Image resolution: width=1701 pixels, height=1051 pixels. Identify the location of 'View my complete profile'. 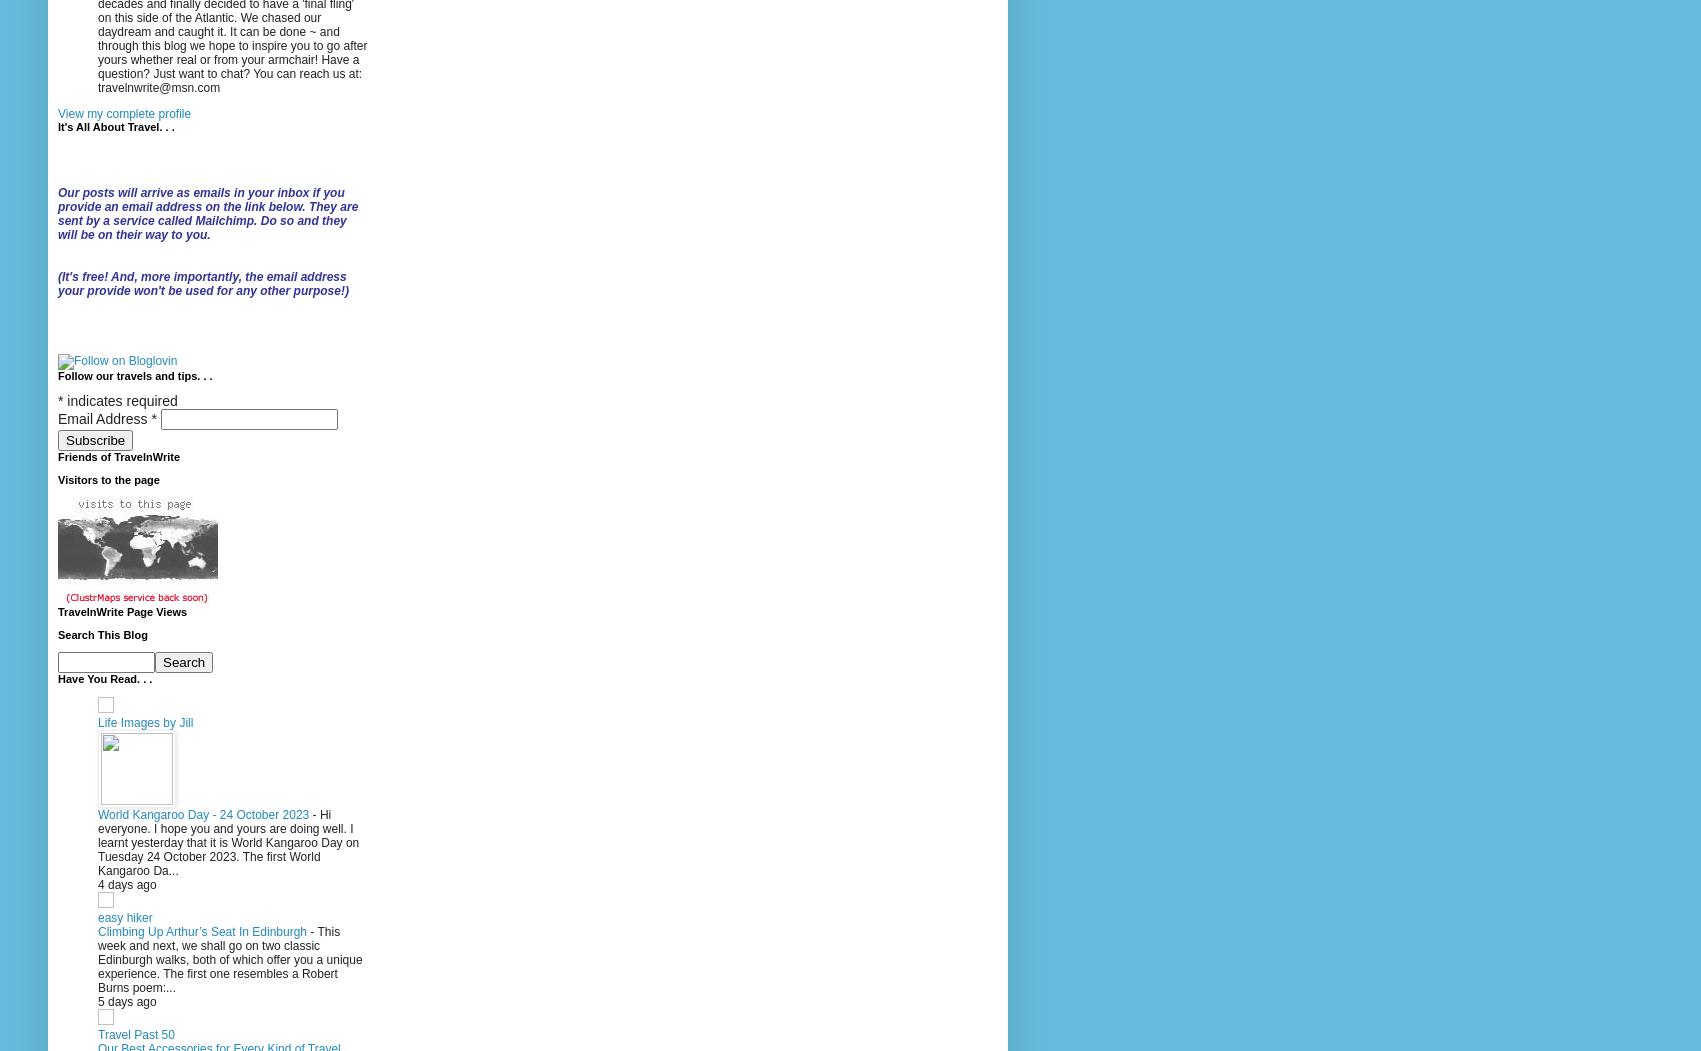
(123, 114).